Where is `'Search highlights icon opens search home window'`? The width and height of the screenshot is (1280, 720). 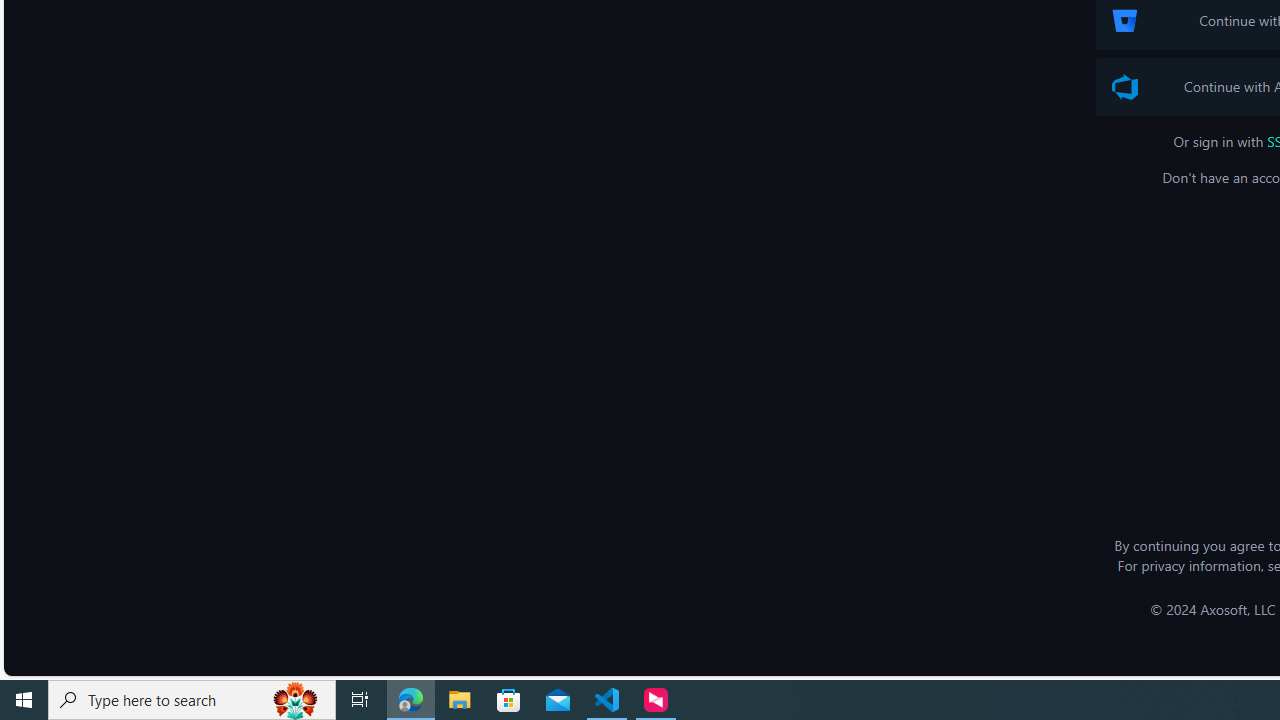
'Search highlights icon opens search home window' is located at coordinates (294, 698).